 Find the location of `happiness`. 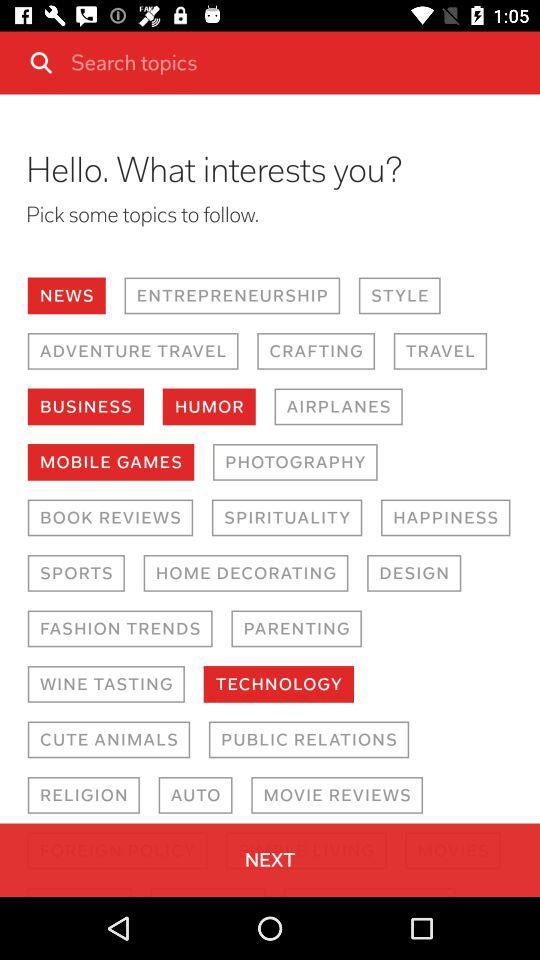

happiness is located at coordinates (445, 516).